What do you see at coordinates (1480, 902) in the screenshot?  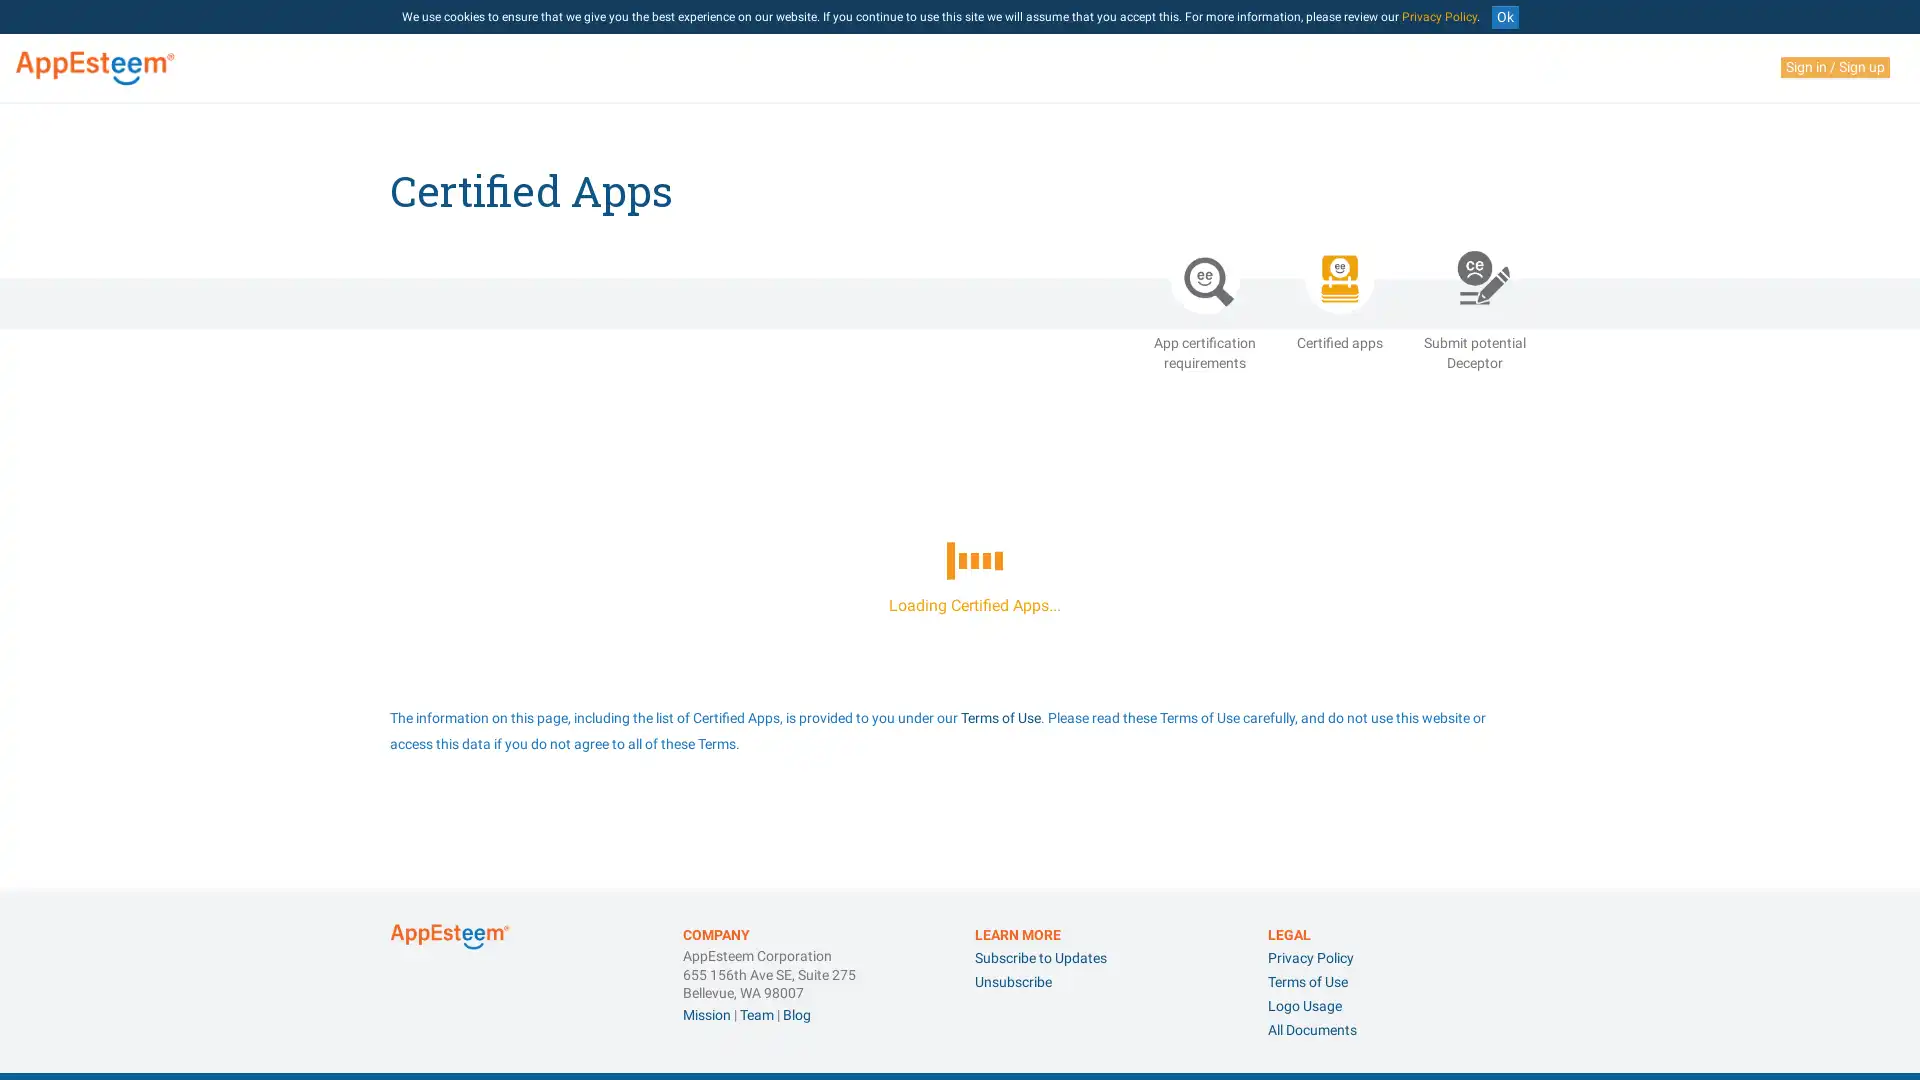 I see `read more` at bounding box center [1480, 902].